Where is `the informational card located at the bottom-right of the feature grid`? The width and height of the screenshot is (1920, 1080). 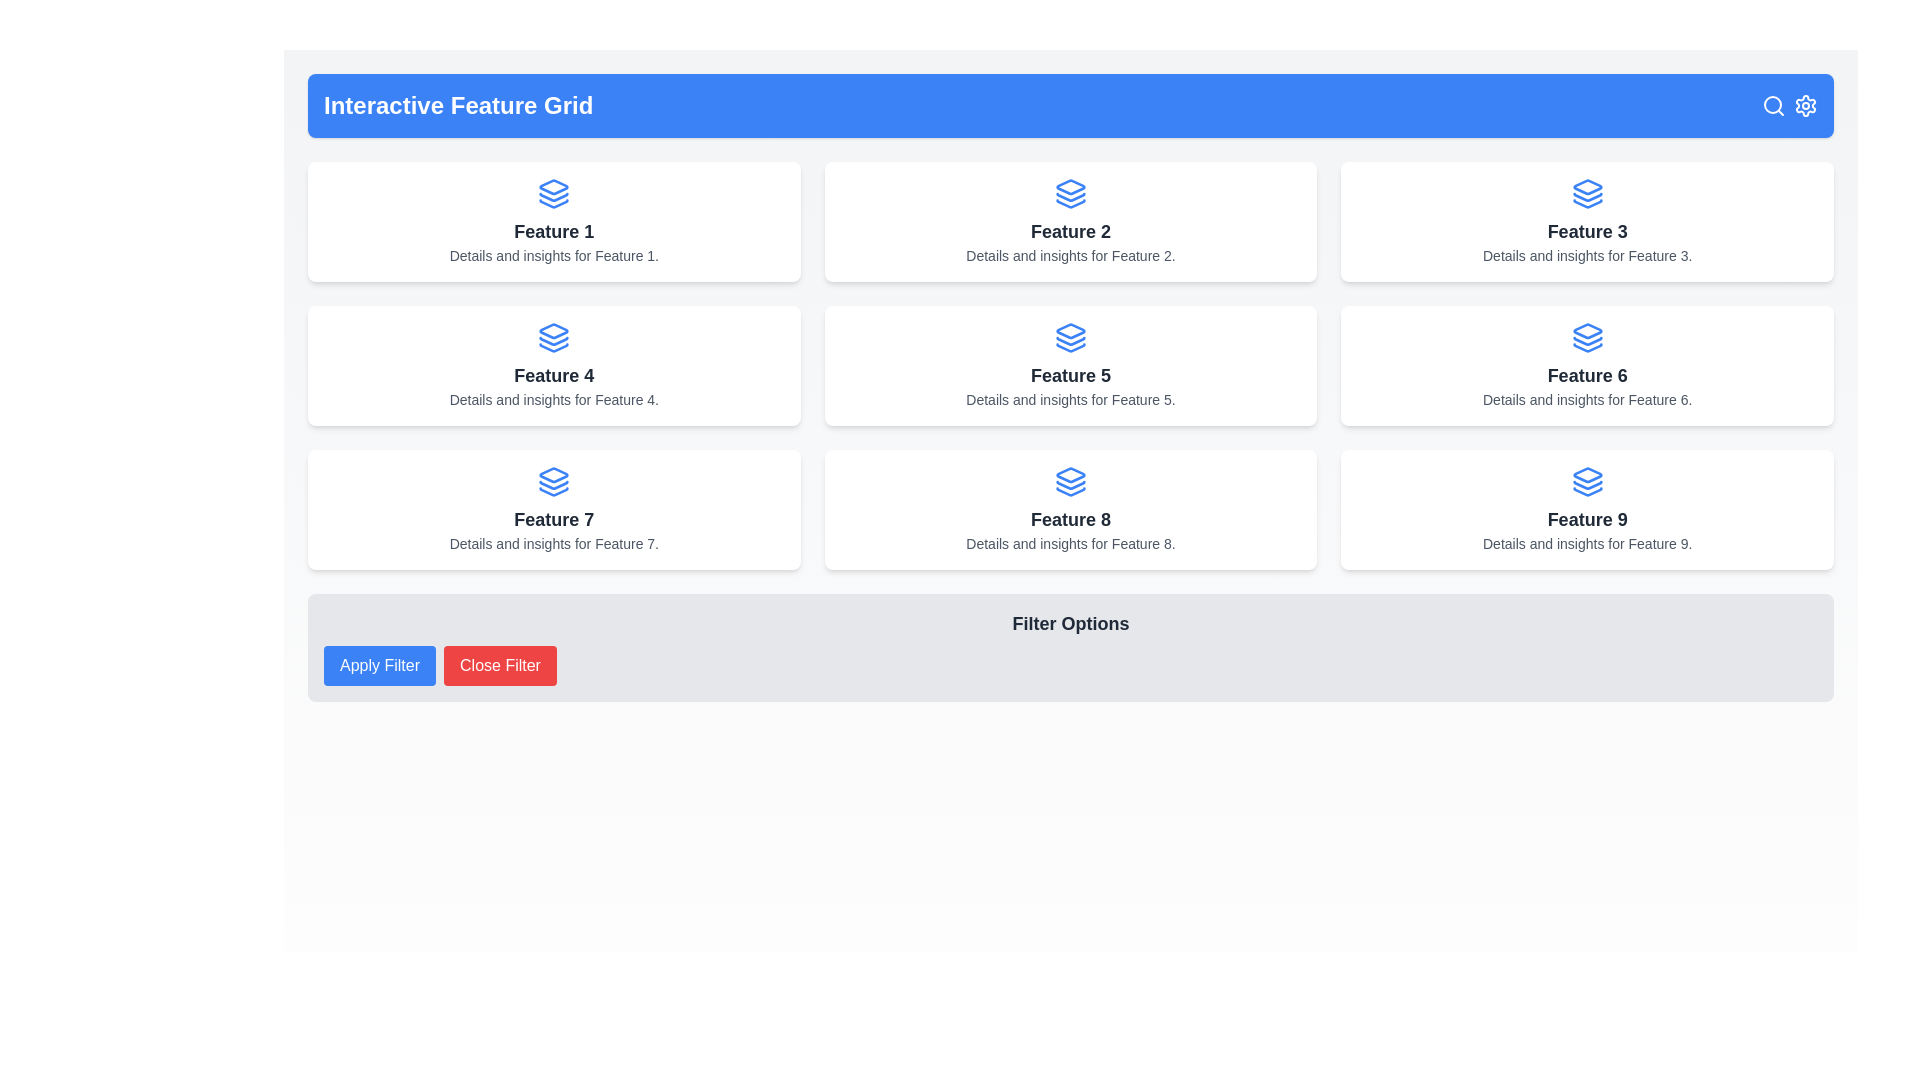
the informational card located at the bottom-right of the feature grid is located at coordinates (1586, 508).